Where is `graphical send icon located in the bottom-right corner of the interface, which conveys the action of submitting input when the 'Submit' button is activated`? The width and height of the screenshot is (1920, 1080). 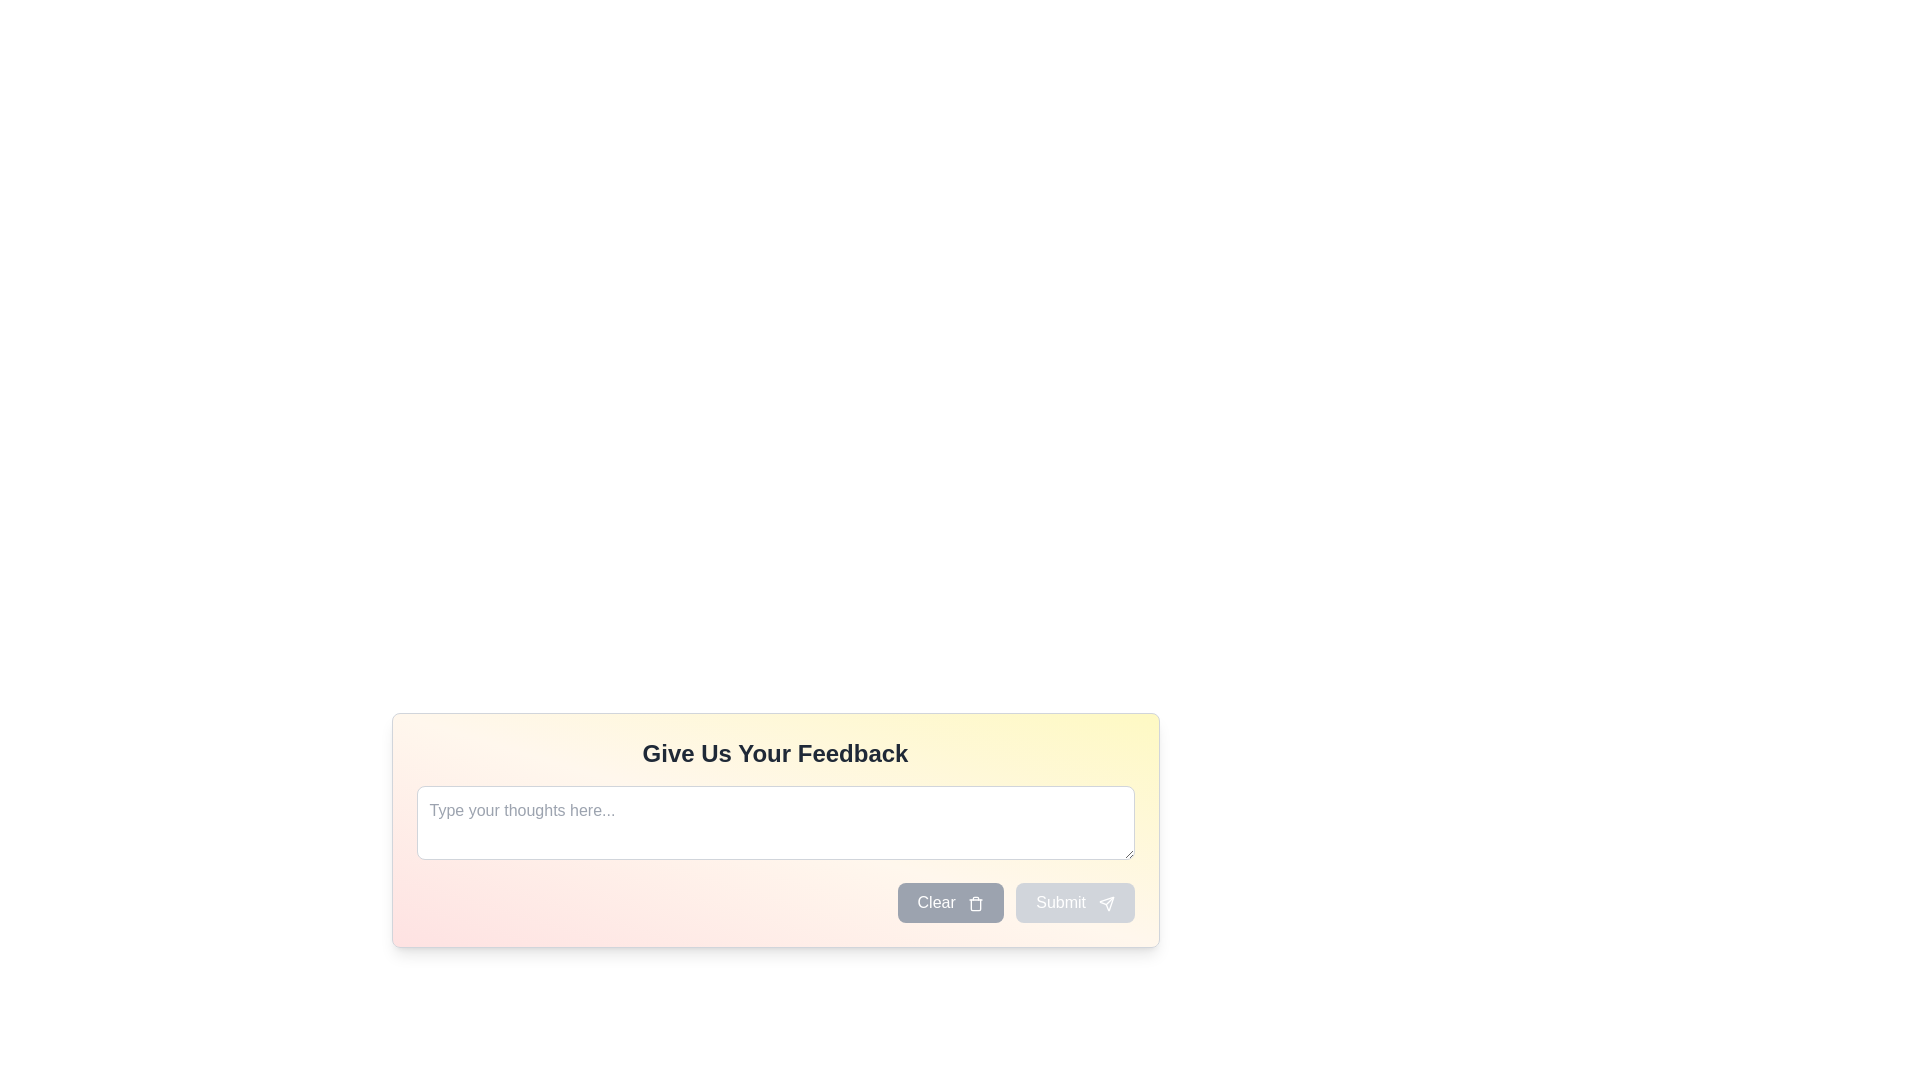
graphical send icon located in the bottom-right corner of the interface, which conveys the action of submitting input when the 'Submit' button is activated is located at coordinates (1105, 903).